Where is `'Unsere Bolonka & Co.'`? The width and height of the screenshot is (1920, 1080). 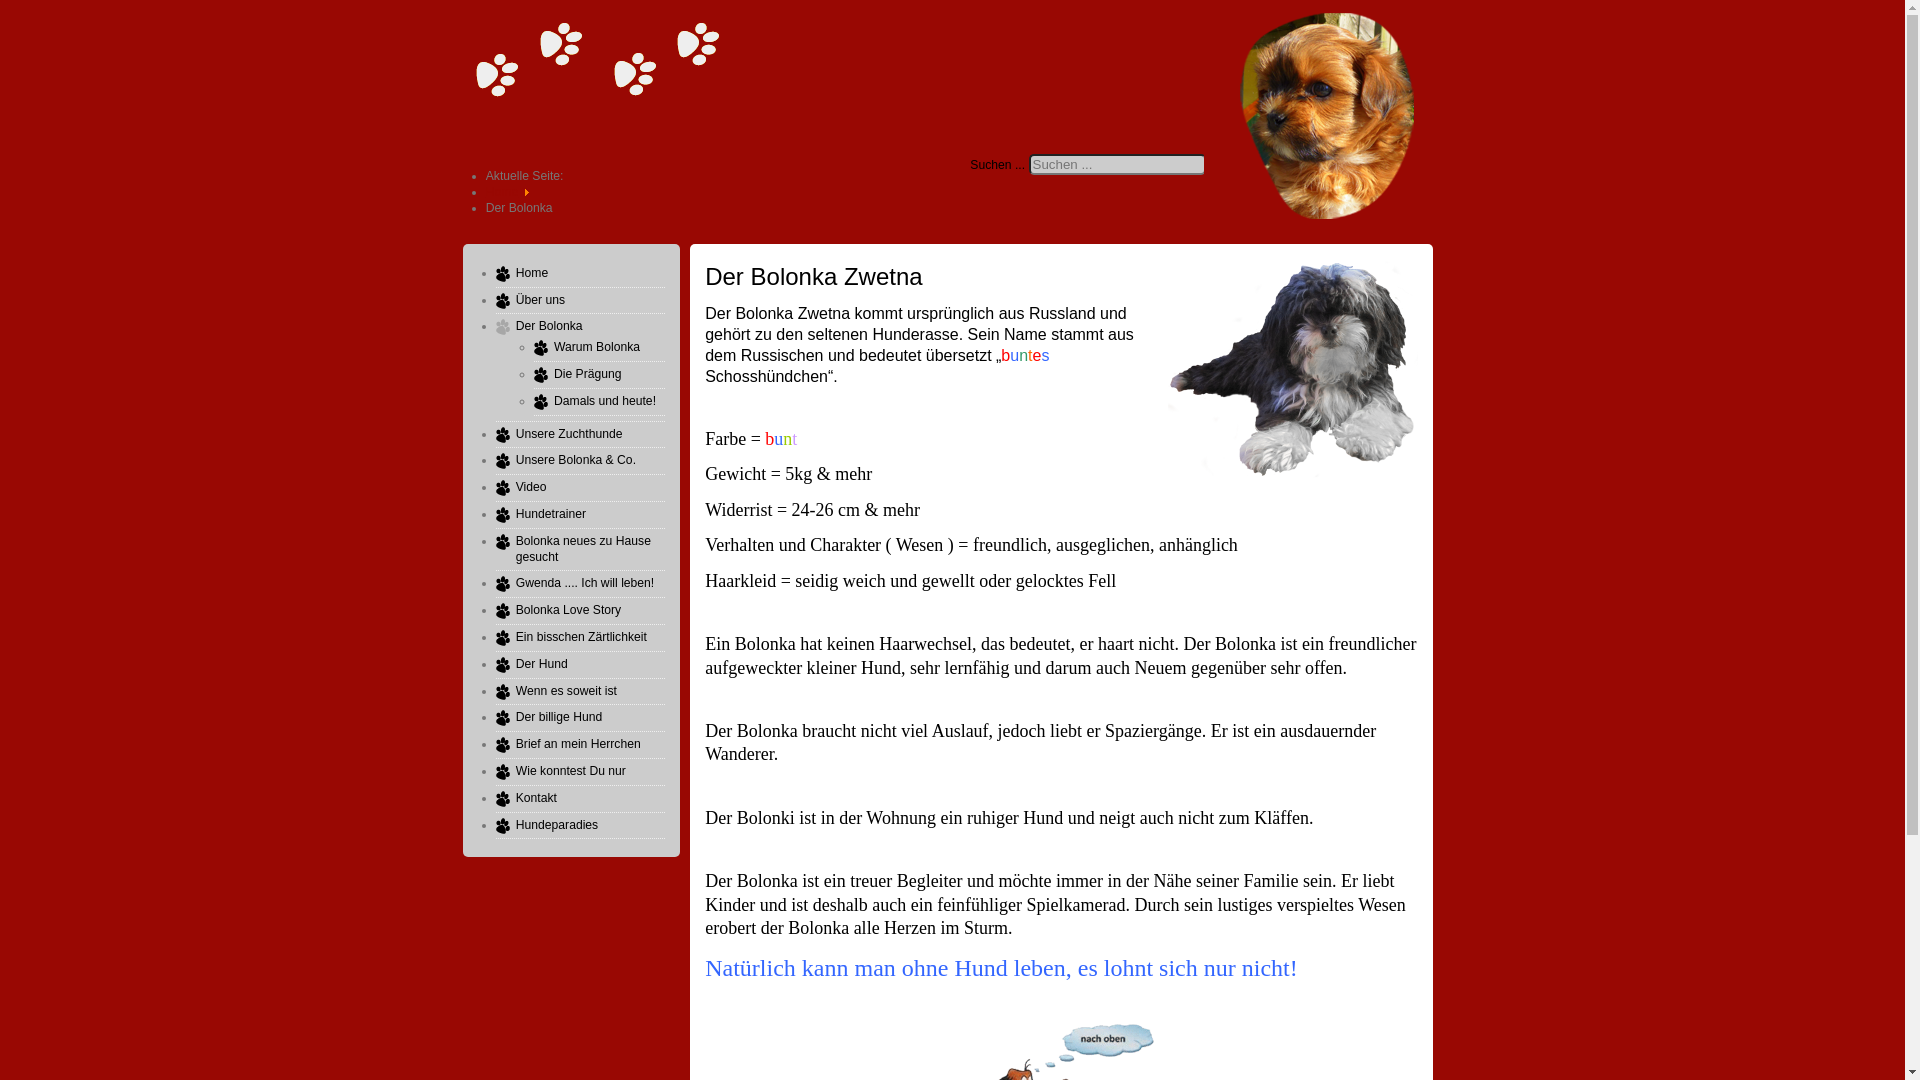
'Unsere Bolonka & Co.' is located at coordinates (575, 459).